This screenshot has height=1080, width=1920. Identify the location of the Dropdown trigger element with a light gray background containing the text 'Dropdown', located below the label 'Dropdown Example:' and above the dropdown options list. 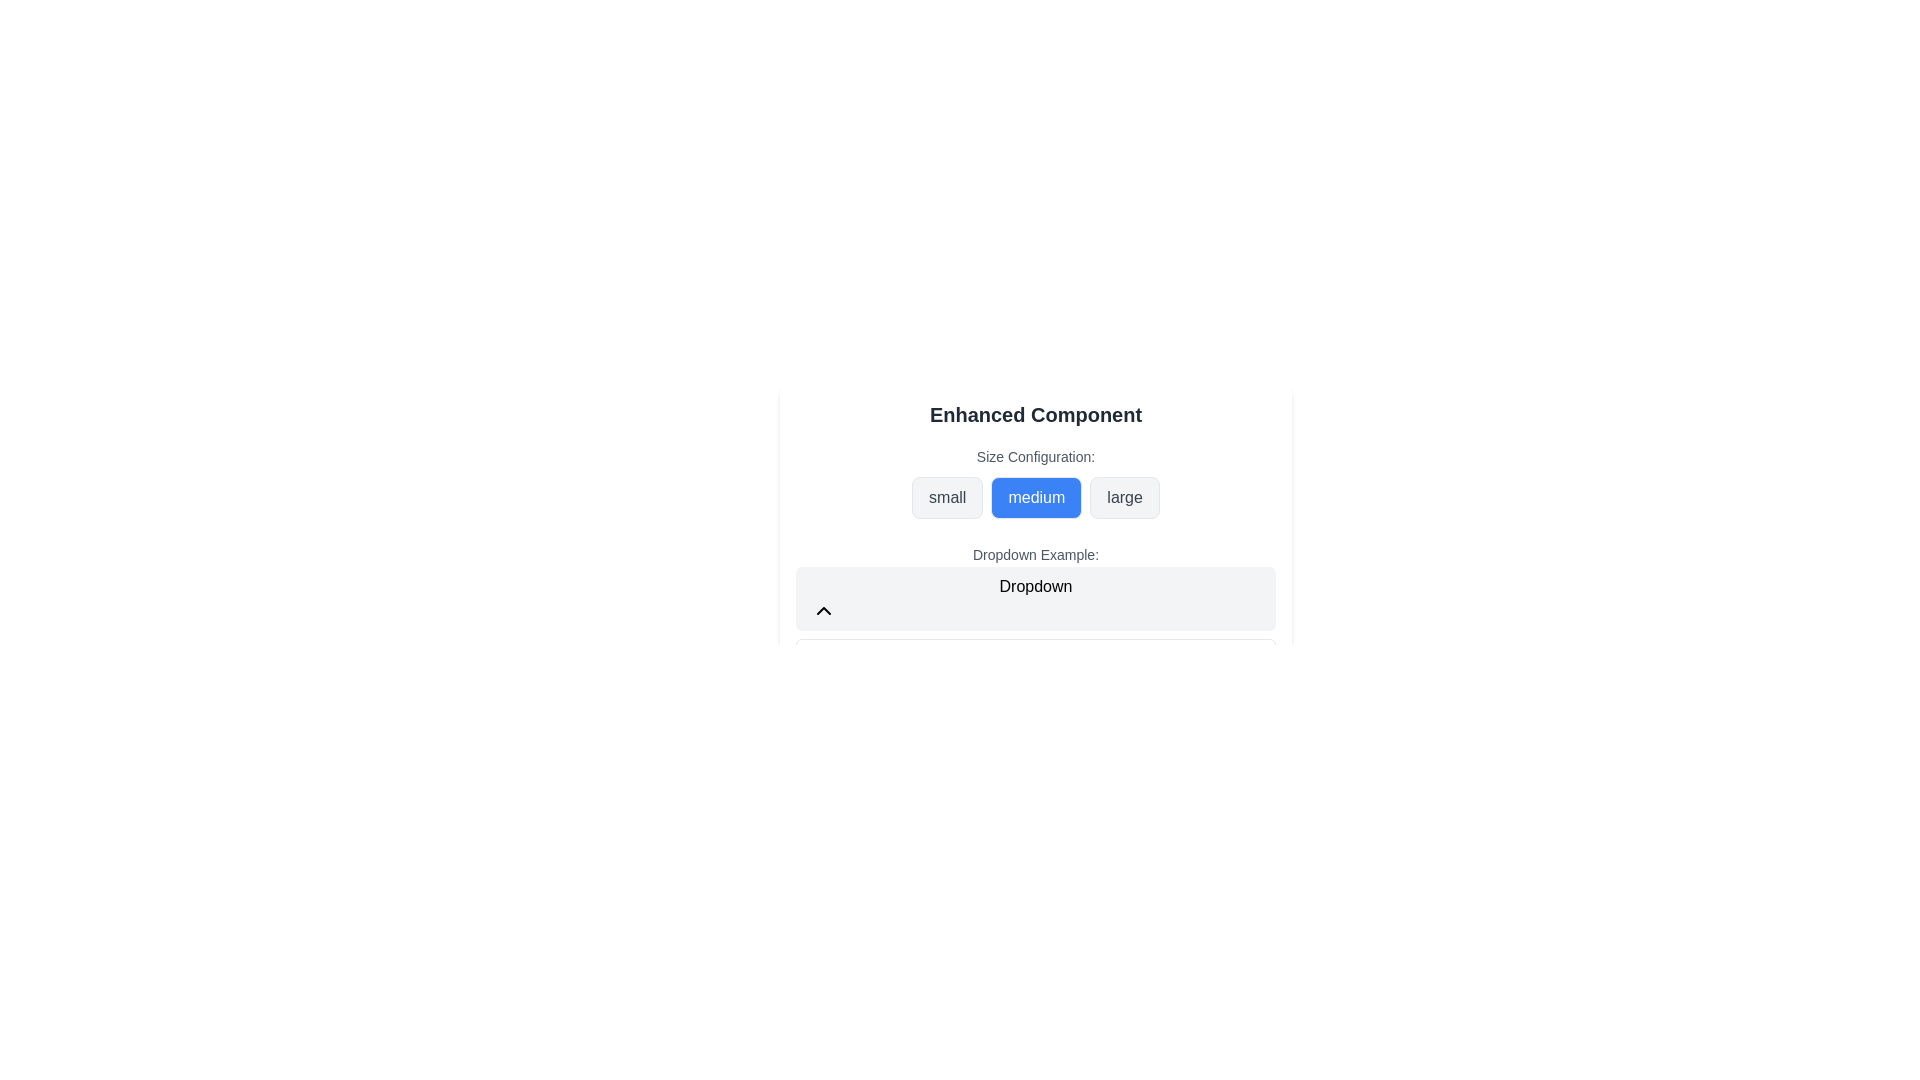
(1036, 601).